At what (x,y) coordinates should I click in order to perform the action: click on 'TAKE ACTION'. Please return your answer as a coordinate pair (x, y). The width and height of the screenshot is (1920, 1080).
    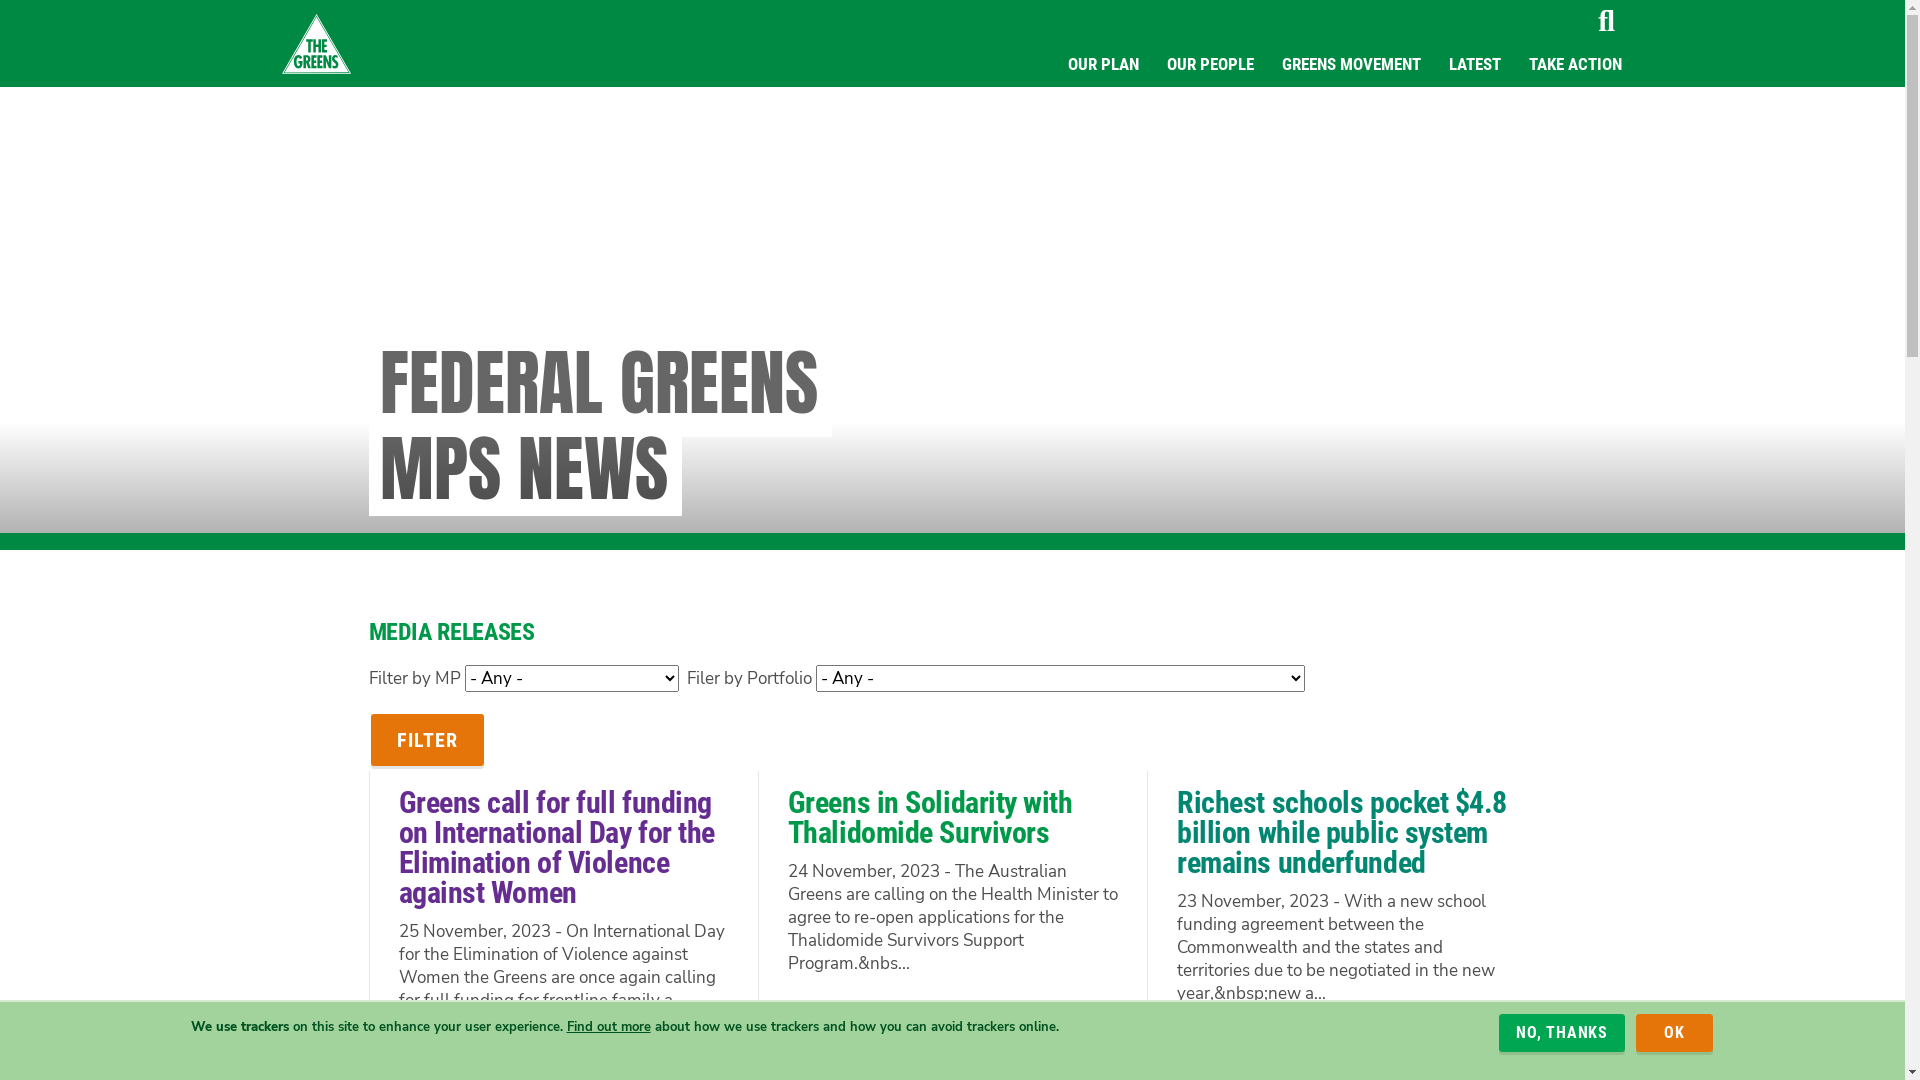
    Looking at the image, I should click on (1573, 63).